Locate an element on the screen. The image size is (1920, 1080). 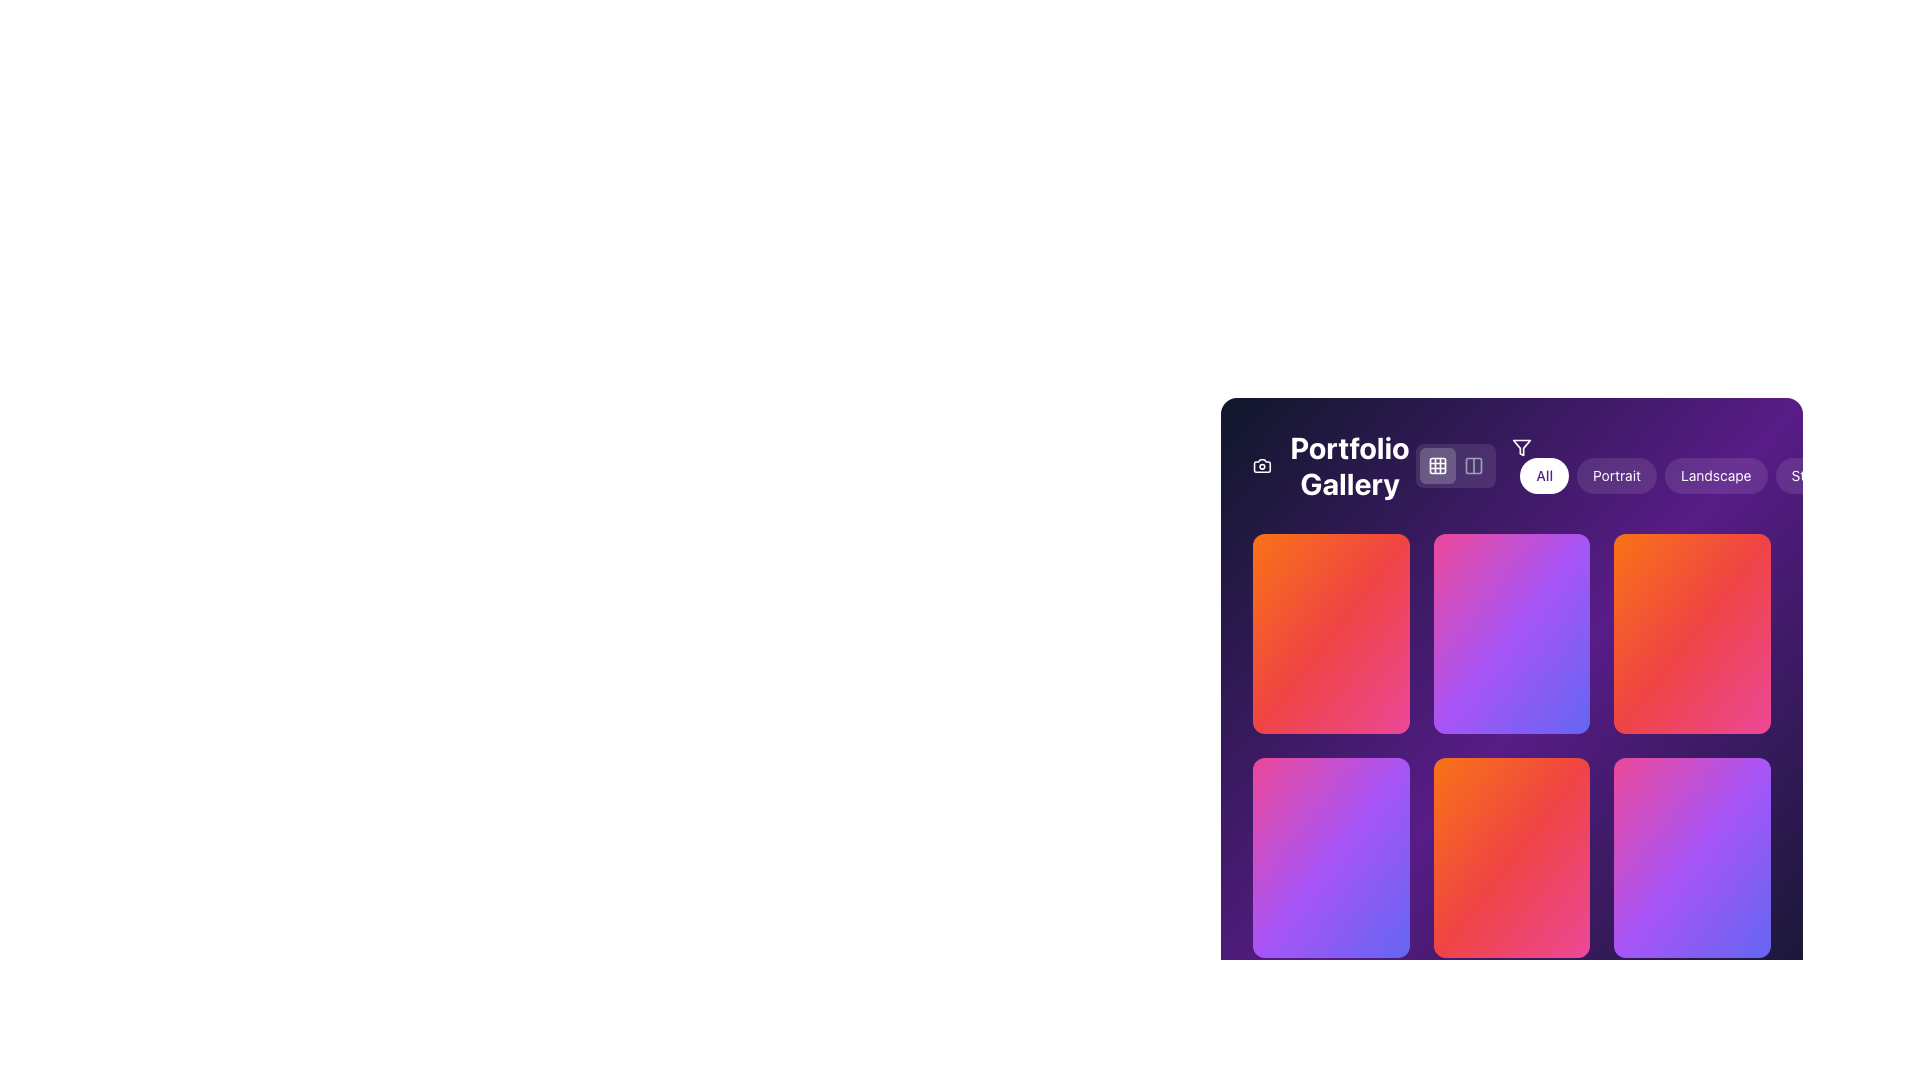
the rectangular card with a gradient background transitioning from orange to deep pink is located at coordinates (1512, 856).